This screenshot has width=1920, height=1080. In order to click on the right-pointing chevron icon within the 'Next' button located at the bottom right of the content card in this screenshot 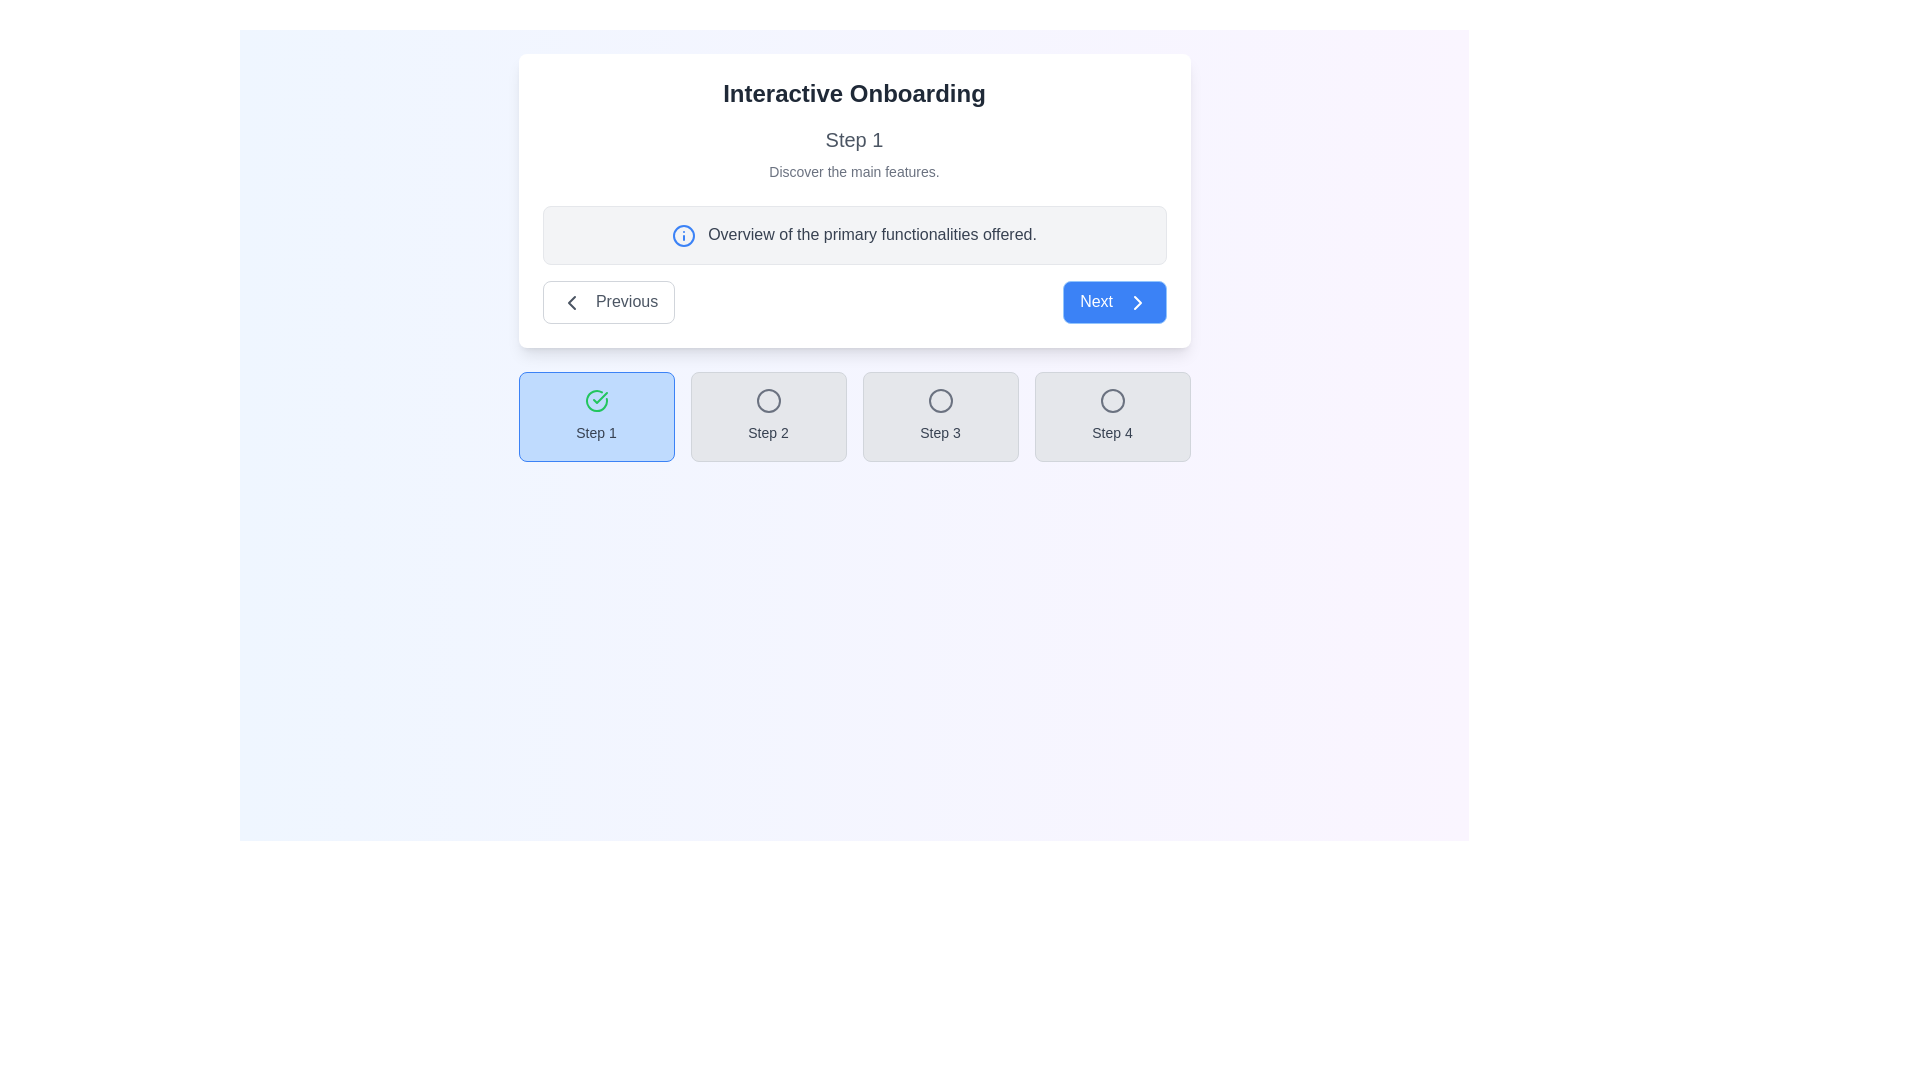, I will do `click(1137, 302)`.